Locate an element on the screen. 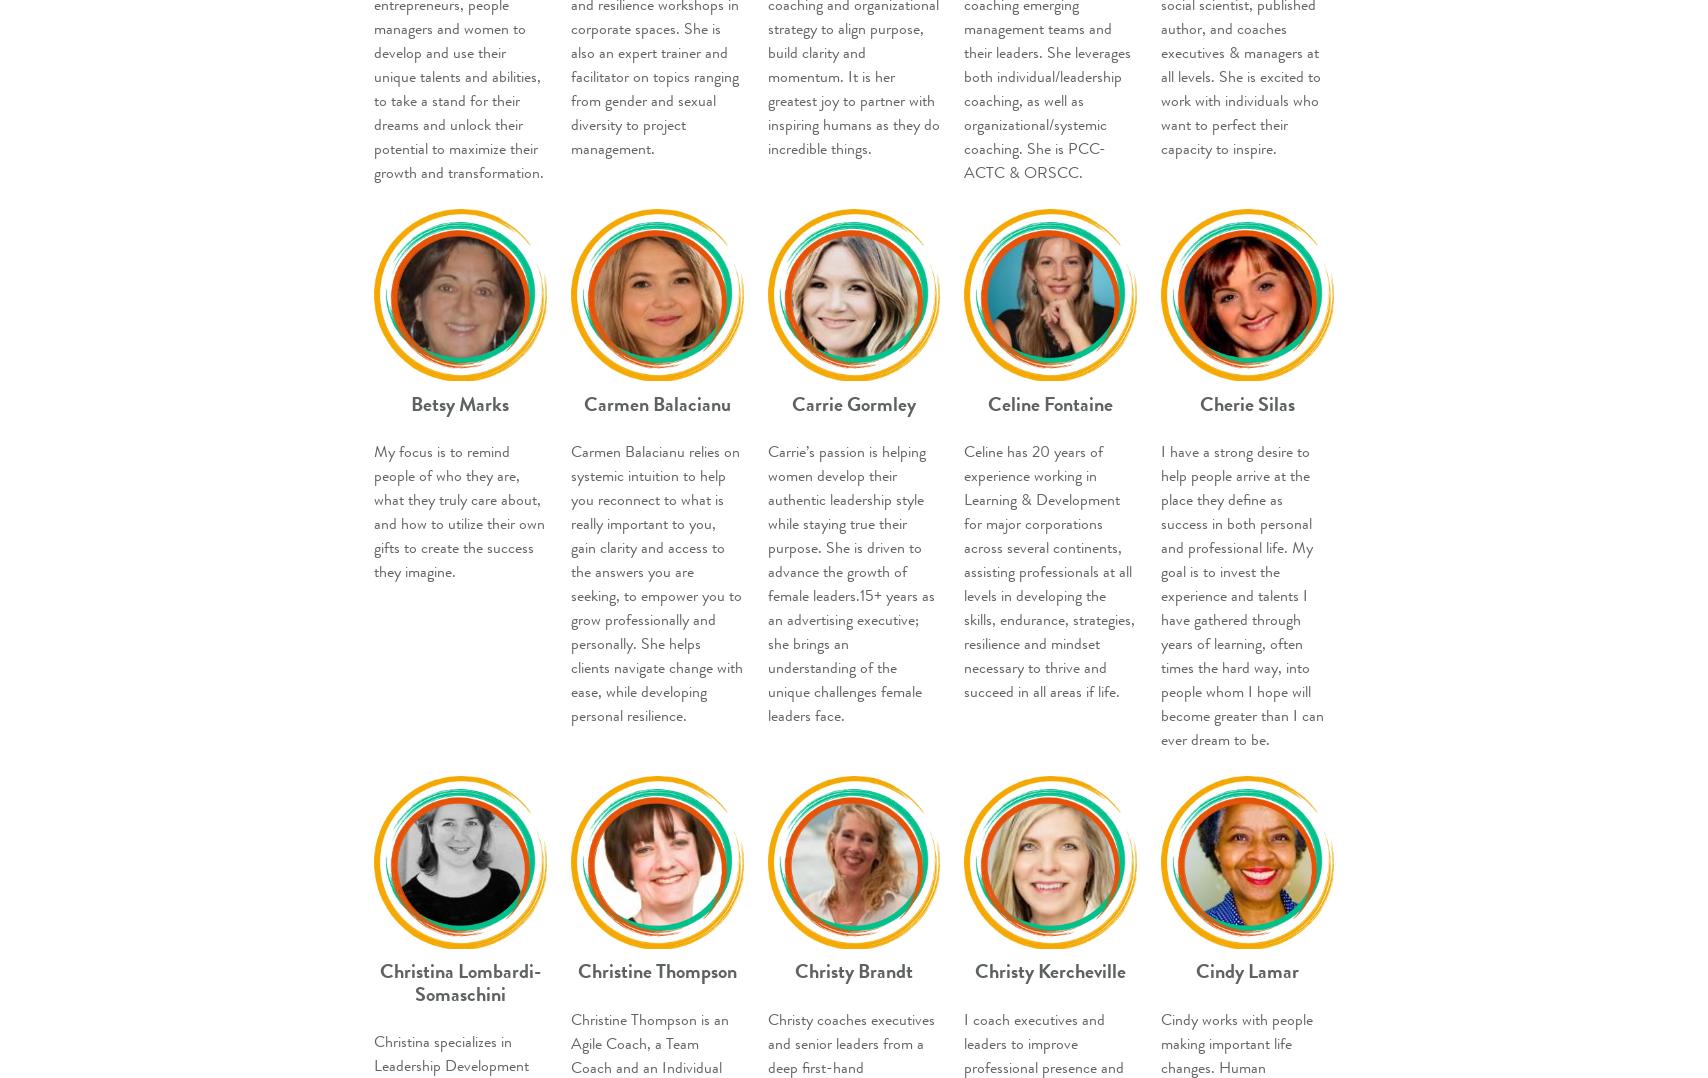 This screenshot has height=1078, width=1708. 'Betsy Marks' is located at coordinates (459, 402).